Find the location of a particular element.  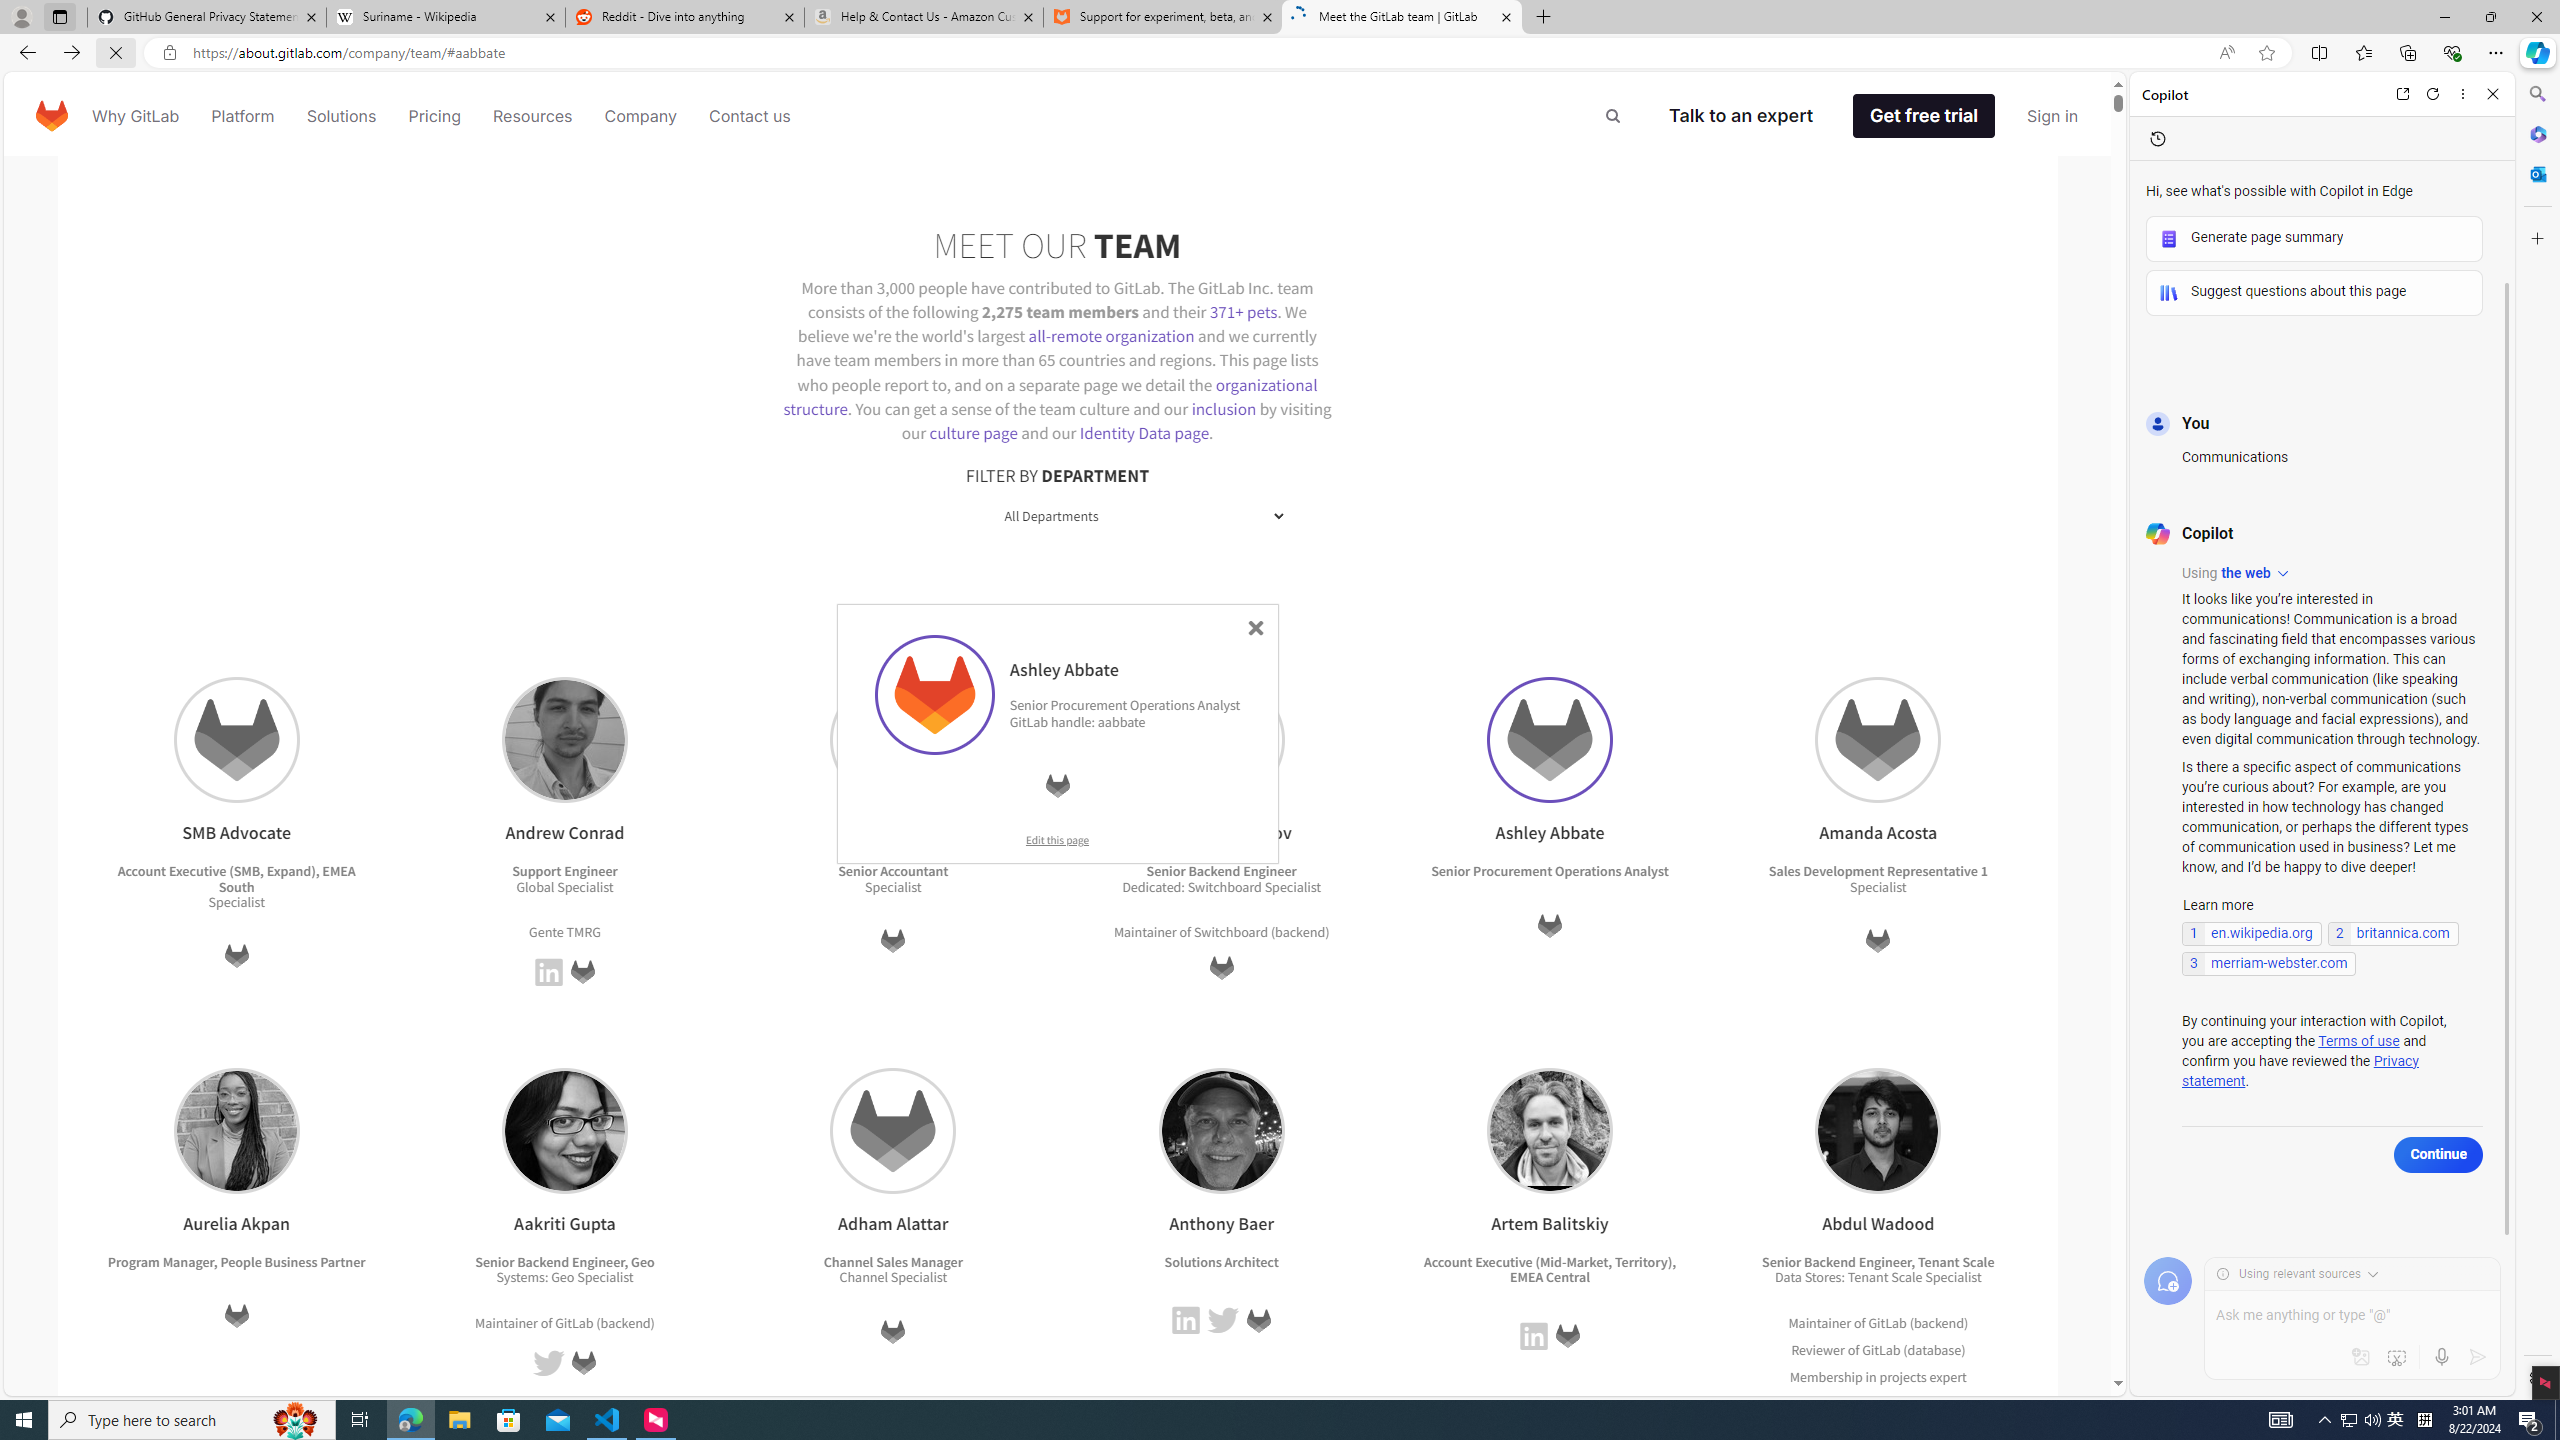

'Program Manager, People Business Partner' is located at coordinates (236, 1260).